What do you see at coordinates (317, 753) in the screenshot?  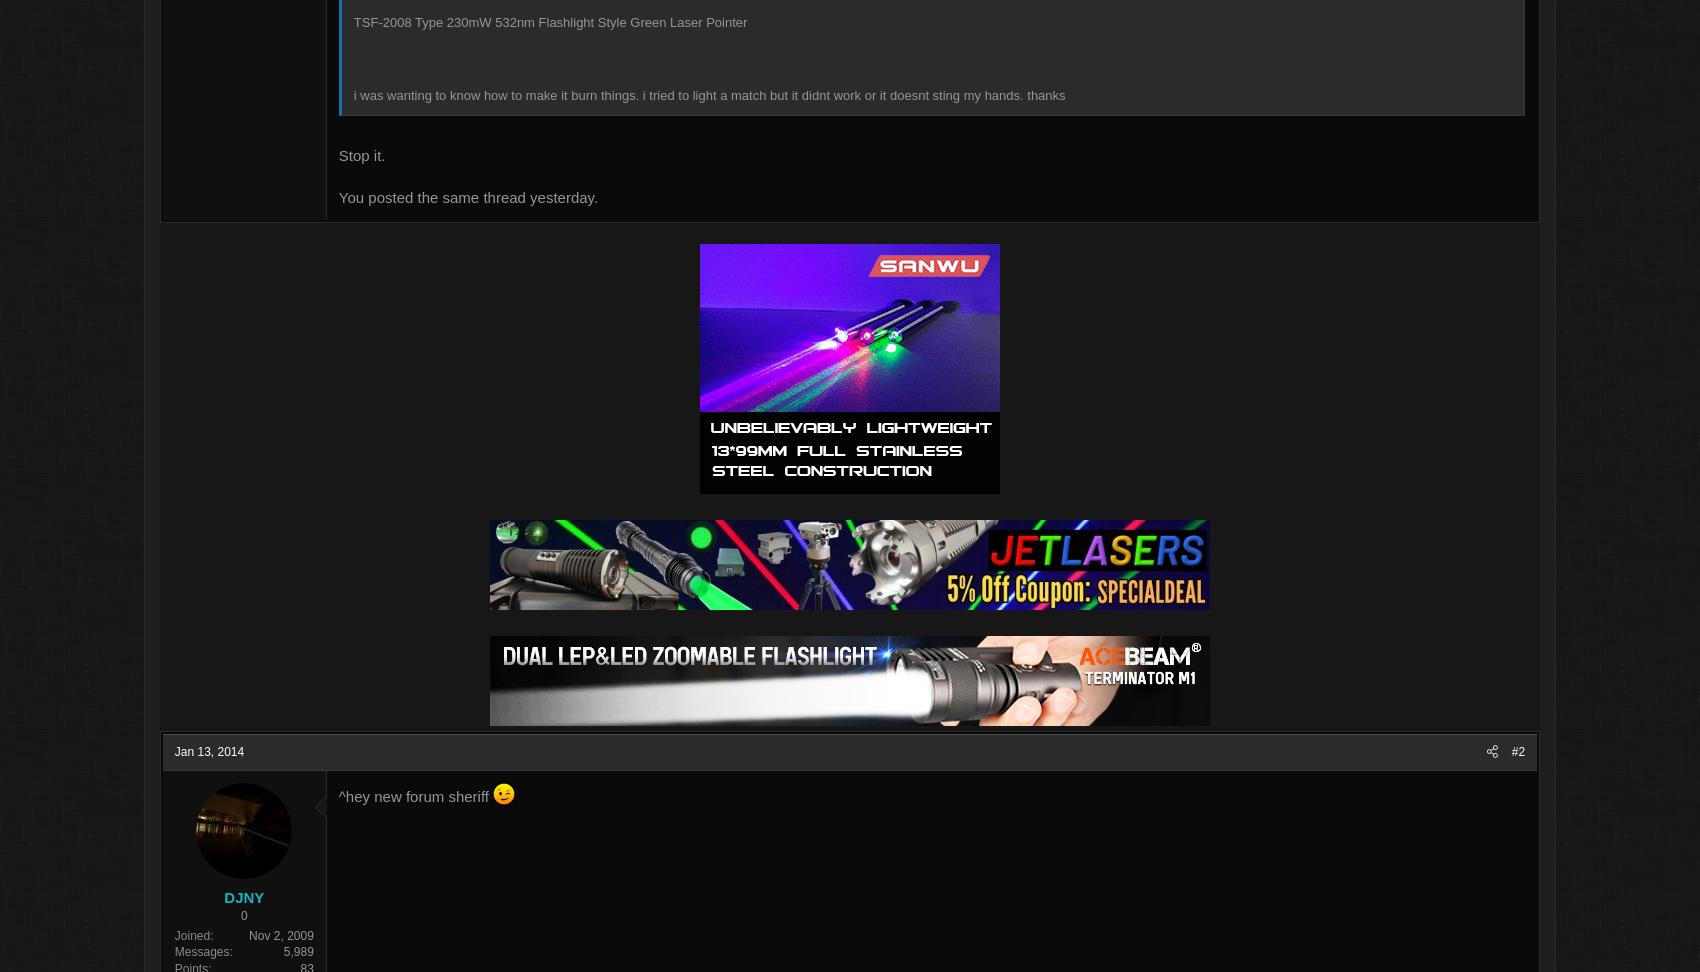 I see `'Jan 13, 2014'` at bounding box center [317, 753].